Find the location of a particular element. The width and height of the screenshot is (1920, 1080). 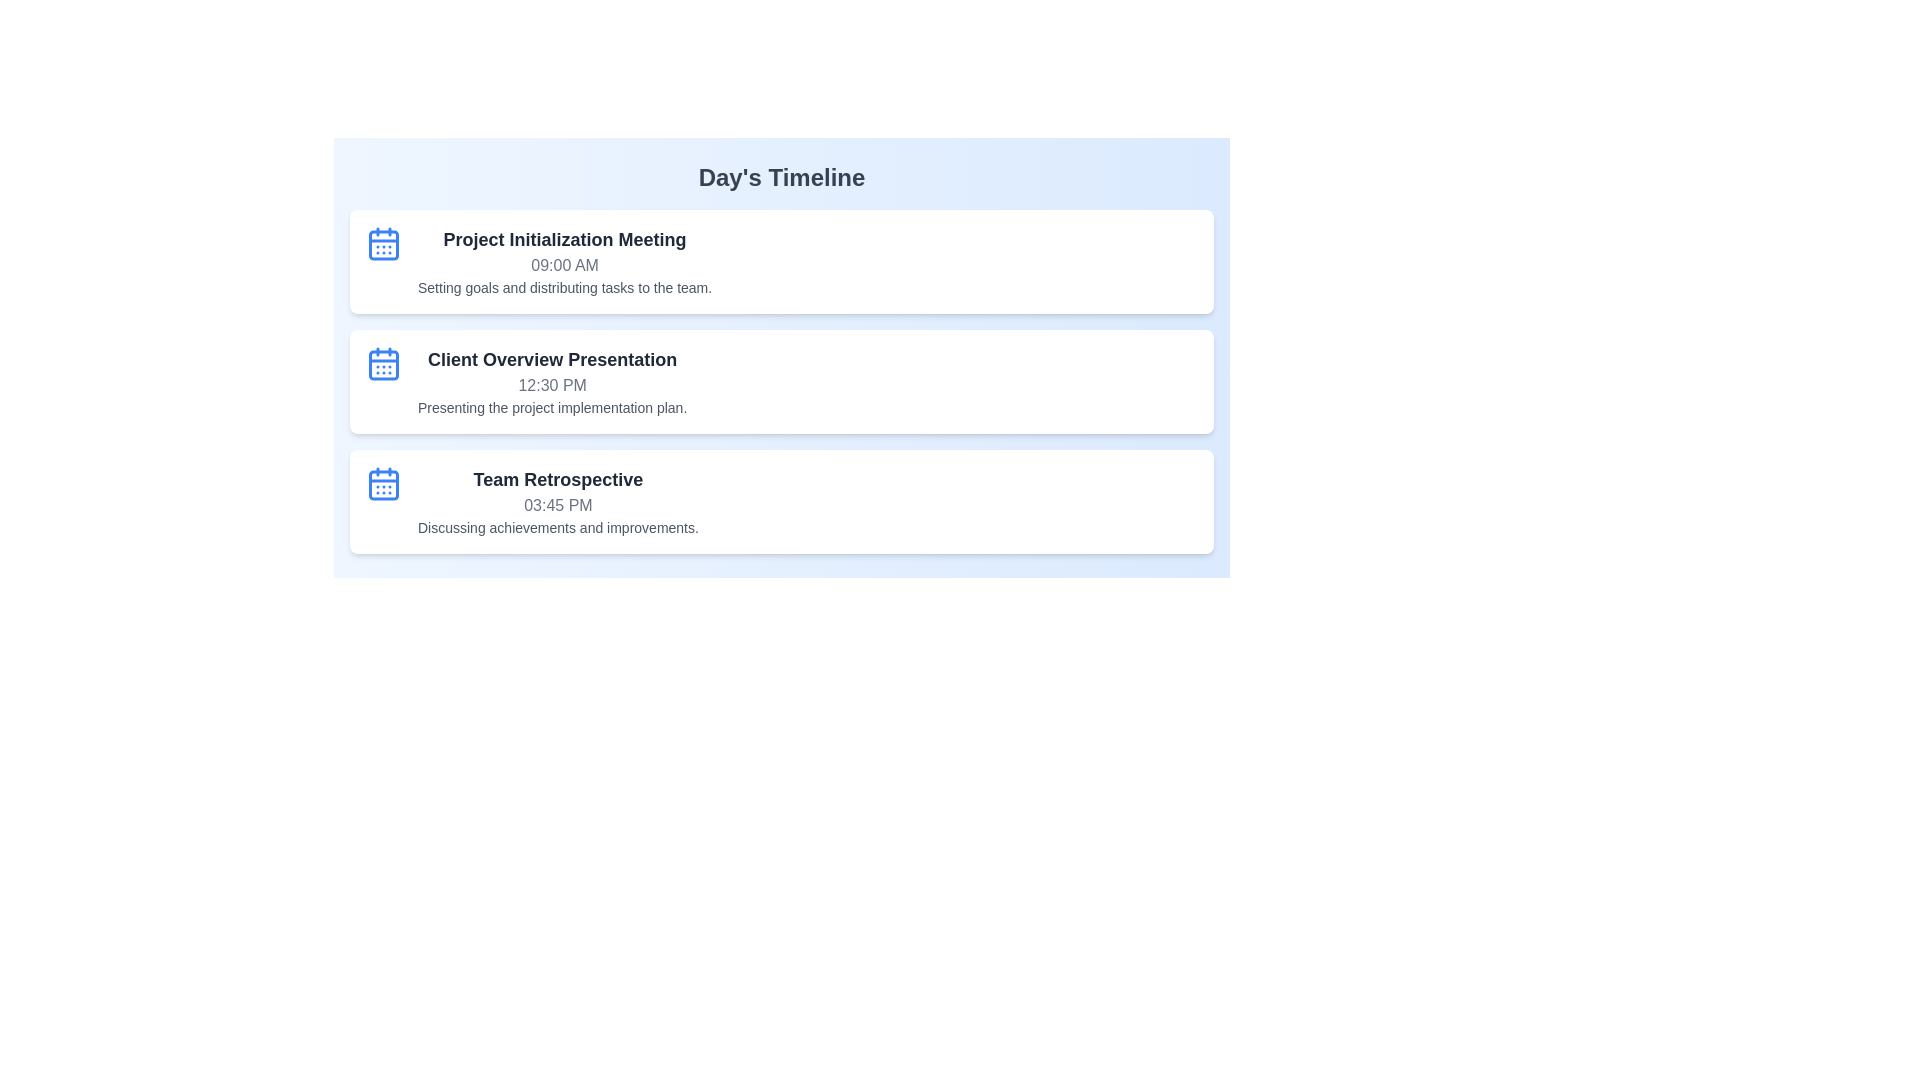

the static text label that provides additional information about the 'Project Initialization Meeting' in the timeline card, which is positioned at the bottom of the card, below the title and timestamp is located at coordinates (564, 288).